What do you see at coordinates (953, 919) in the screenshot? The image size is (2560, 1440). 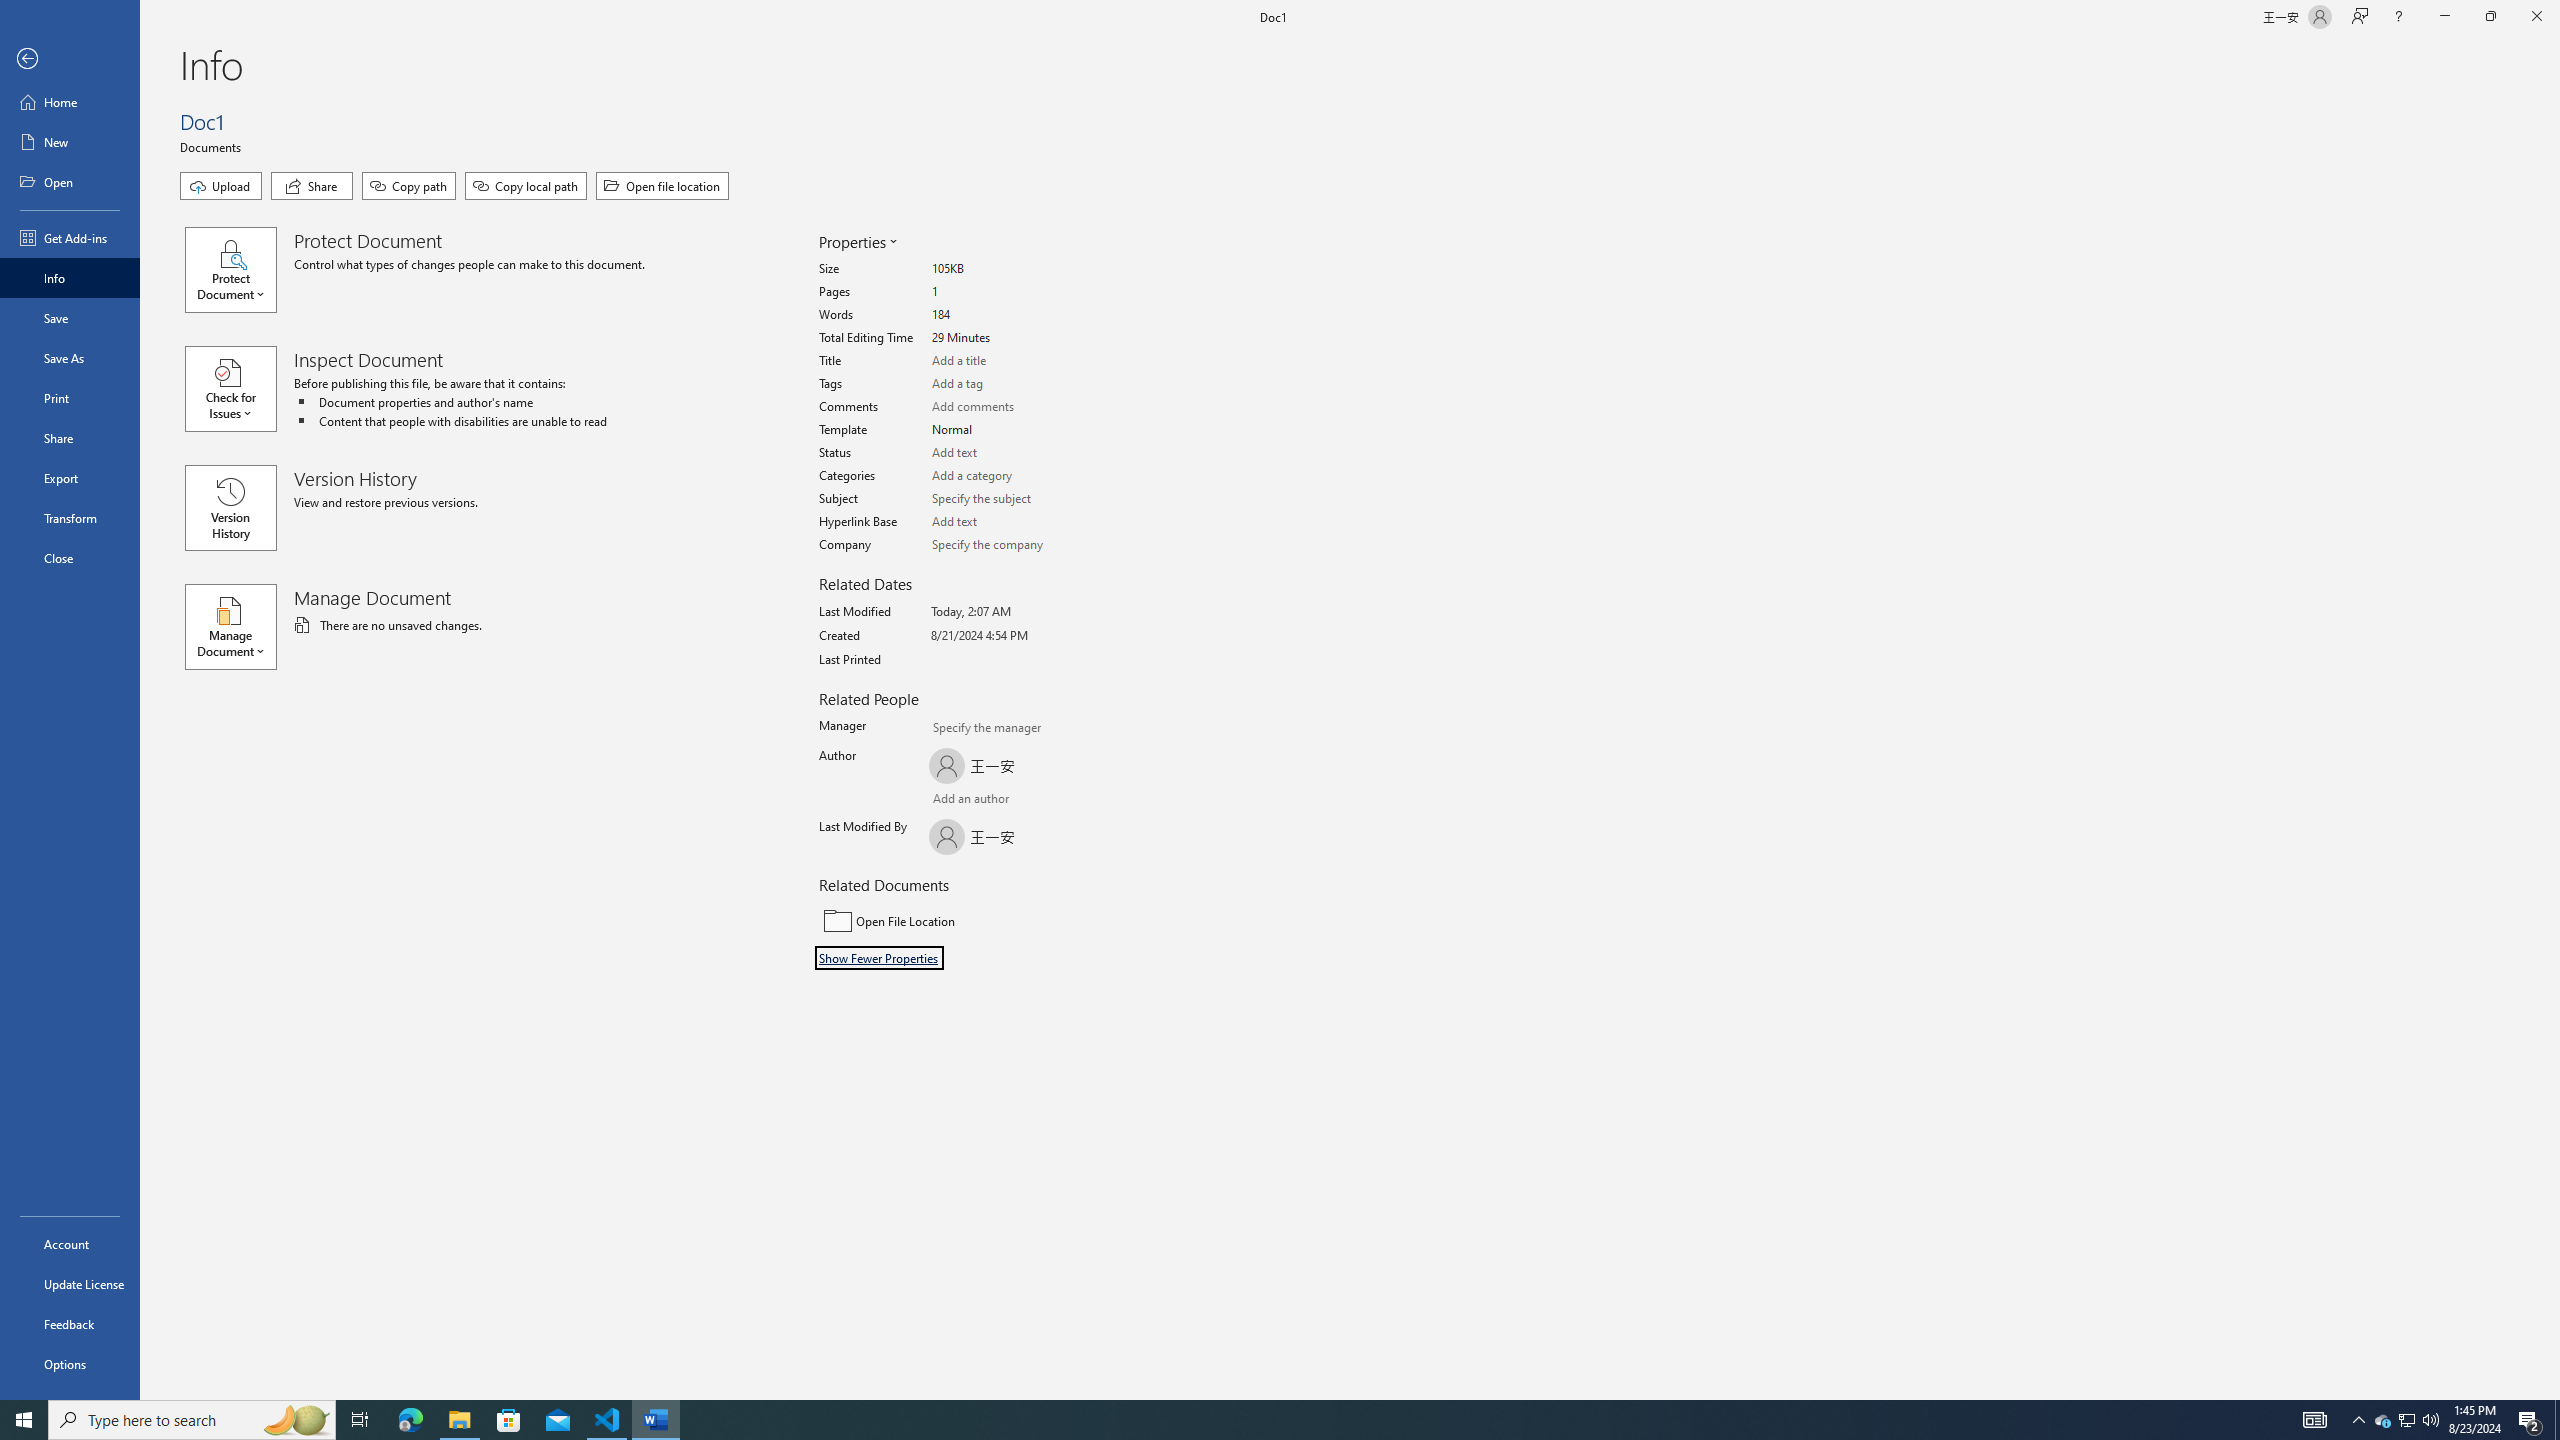 I see `'Open File Location'` at bounding box center [953, 919].